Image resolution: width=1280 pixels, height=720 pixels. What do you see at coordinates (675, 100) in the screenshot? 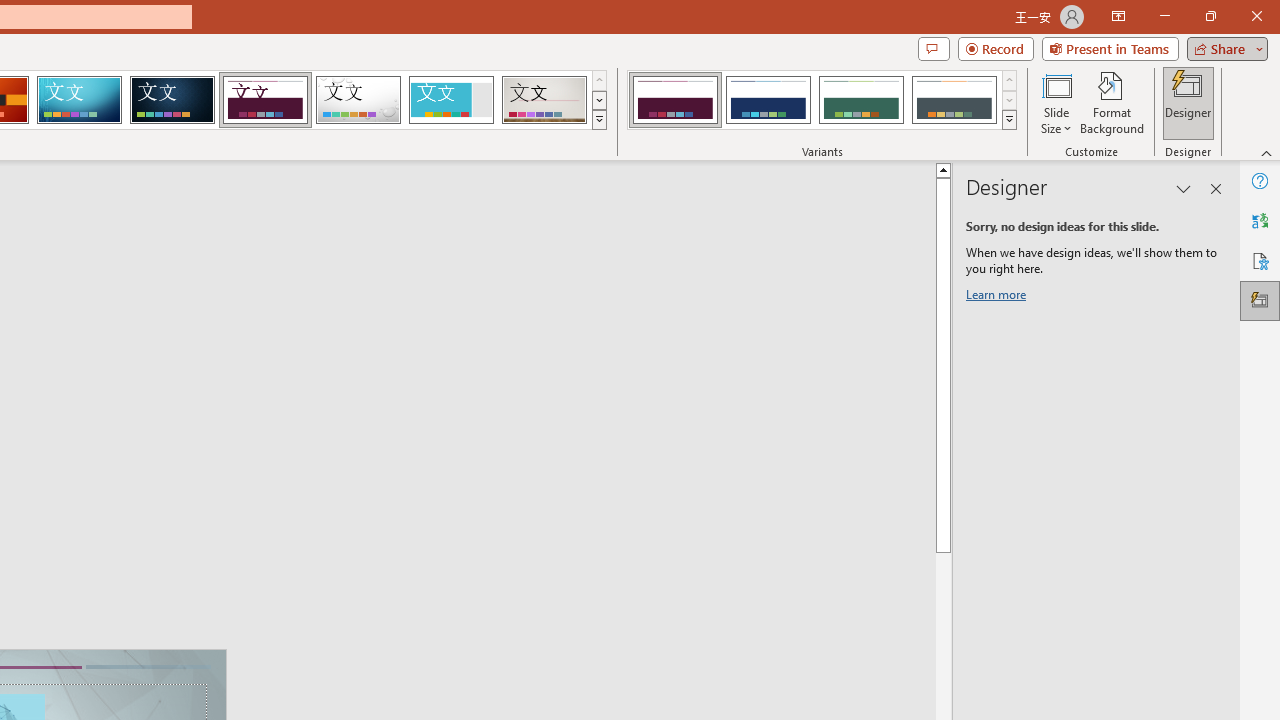
I see `'Dividend Variant 1'` at bounding box center [675, 100].